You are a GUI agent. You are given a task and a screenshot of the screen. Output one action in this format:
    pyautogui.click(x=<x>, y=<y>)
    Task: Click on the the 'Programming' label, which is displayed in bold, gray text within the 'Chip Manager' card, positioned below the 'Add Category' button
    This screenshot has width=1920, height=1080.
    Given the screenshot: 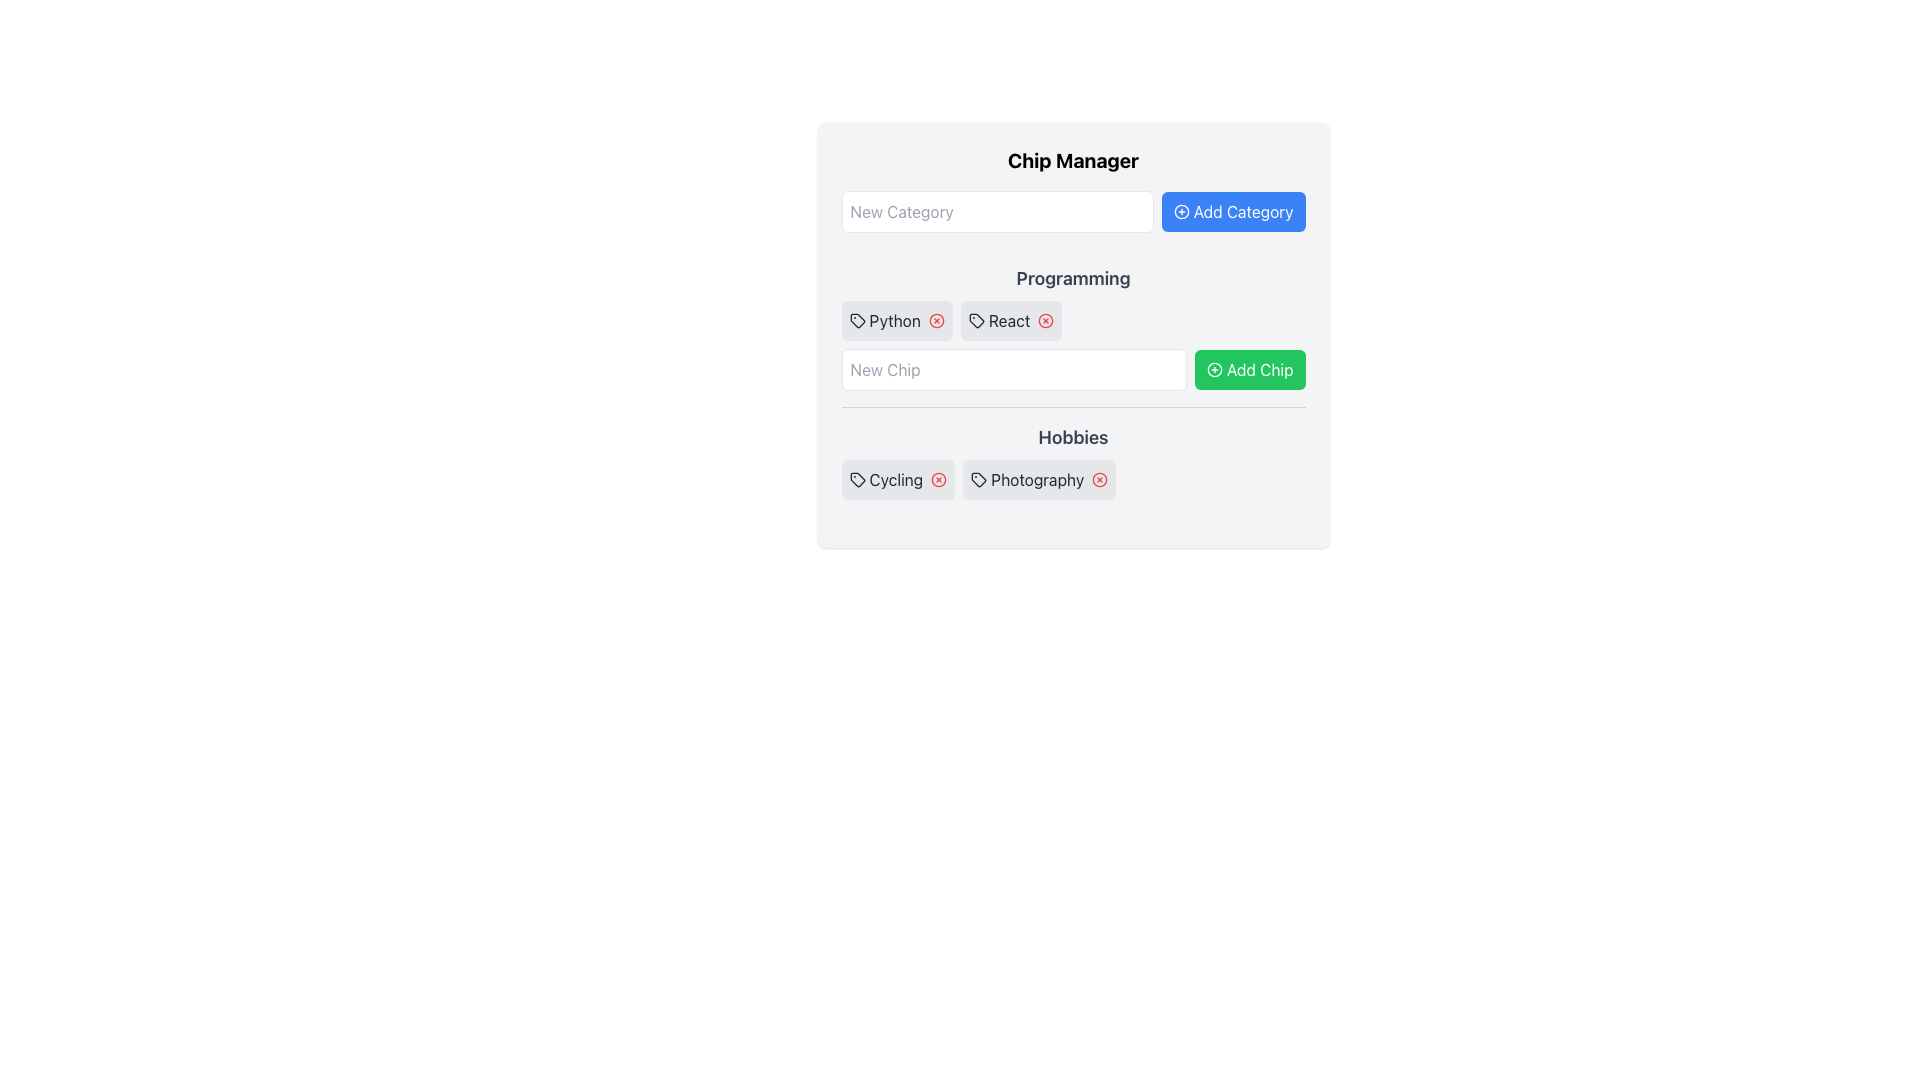 What is the action you would take?
    pyautogui.click(x=1072, y=278)
    